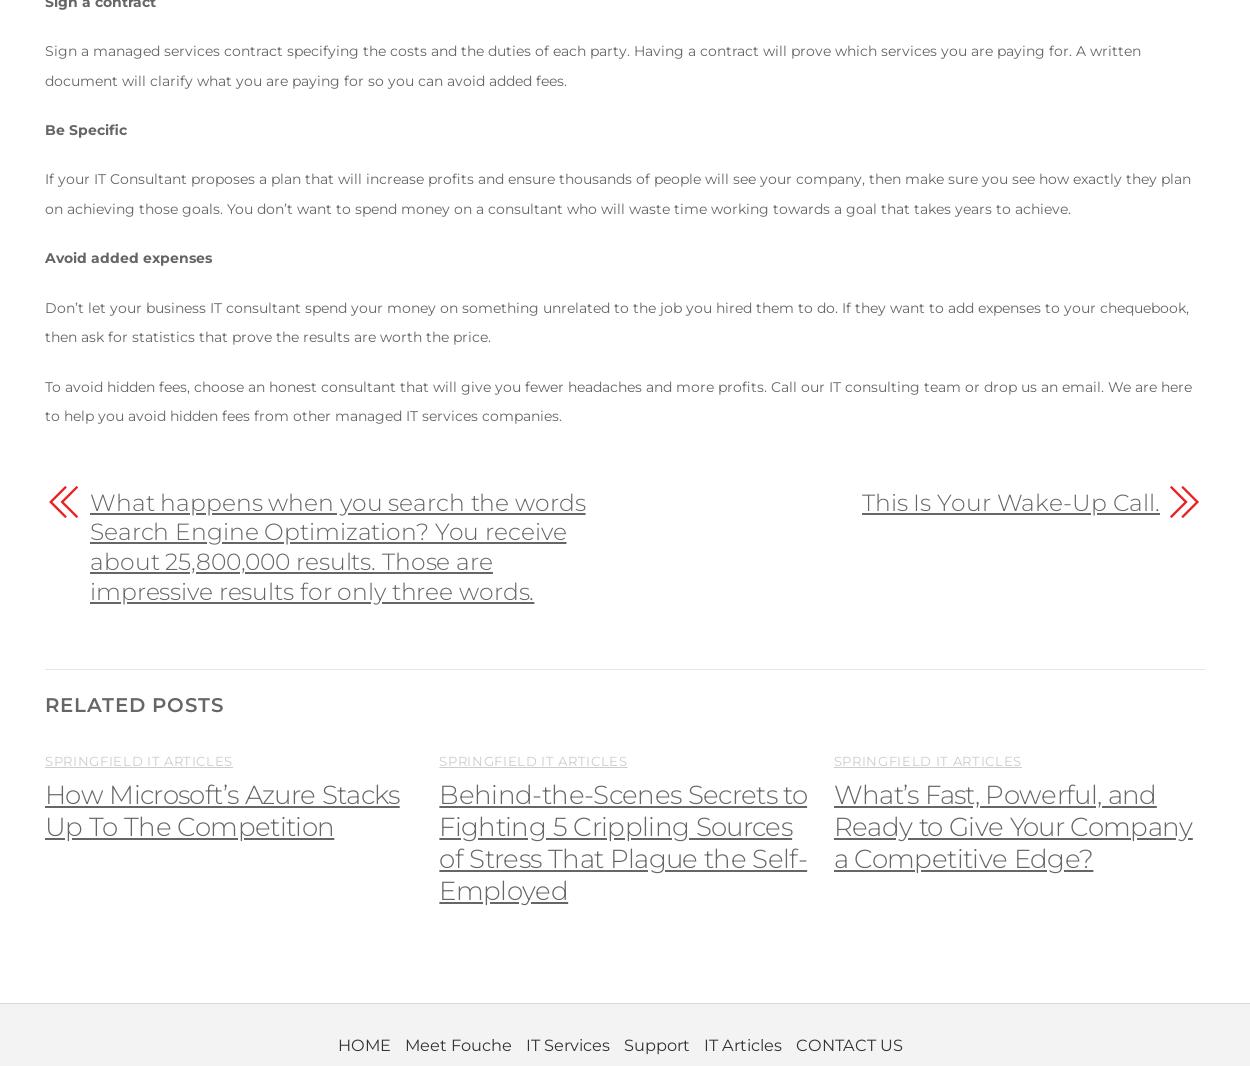  Describe the element at coordinates (656, 1044) in the screenshot. I see `'Support'` at that location.